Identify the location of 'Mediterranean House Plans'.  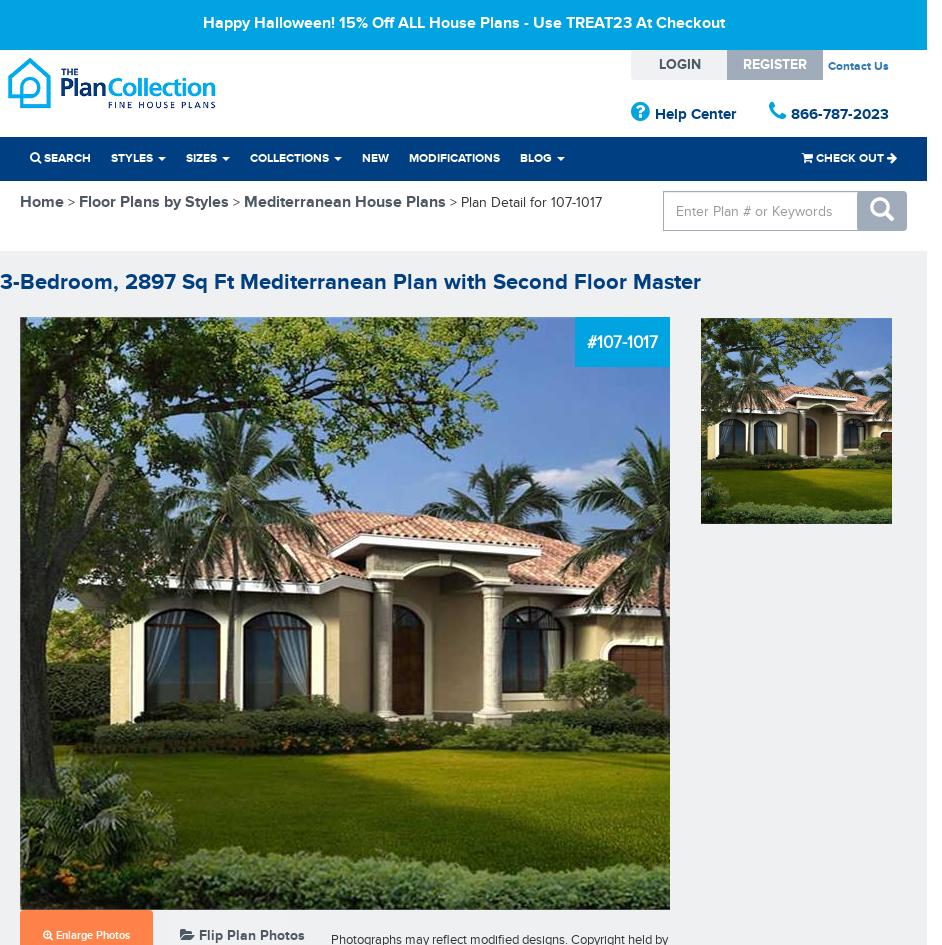
(343, 202).